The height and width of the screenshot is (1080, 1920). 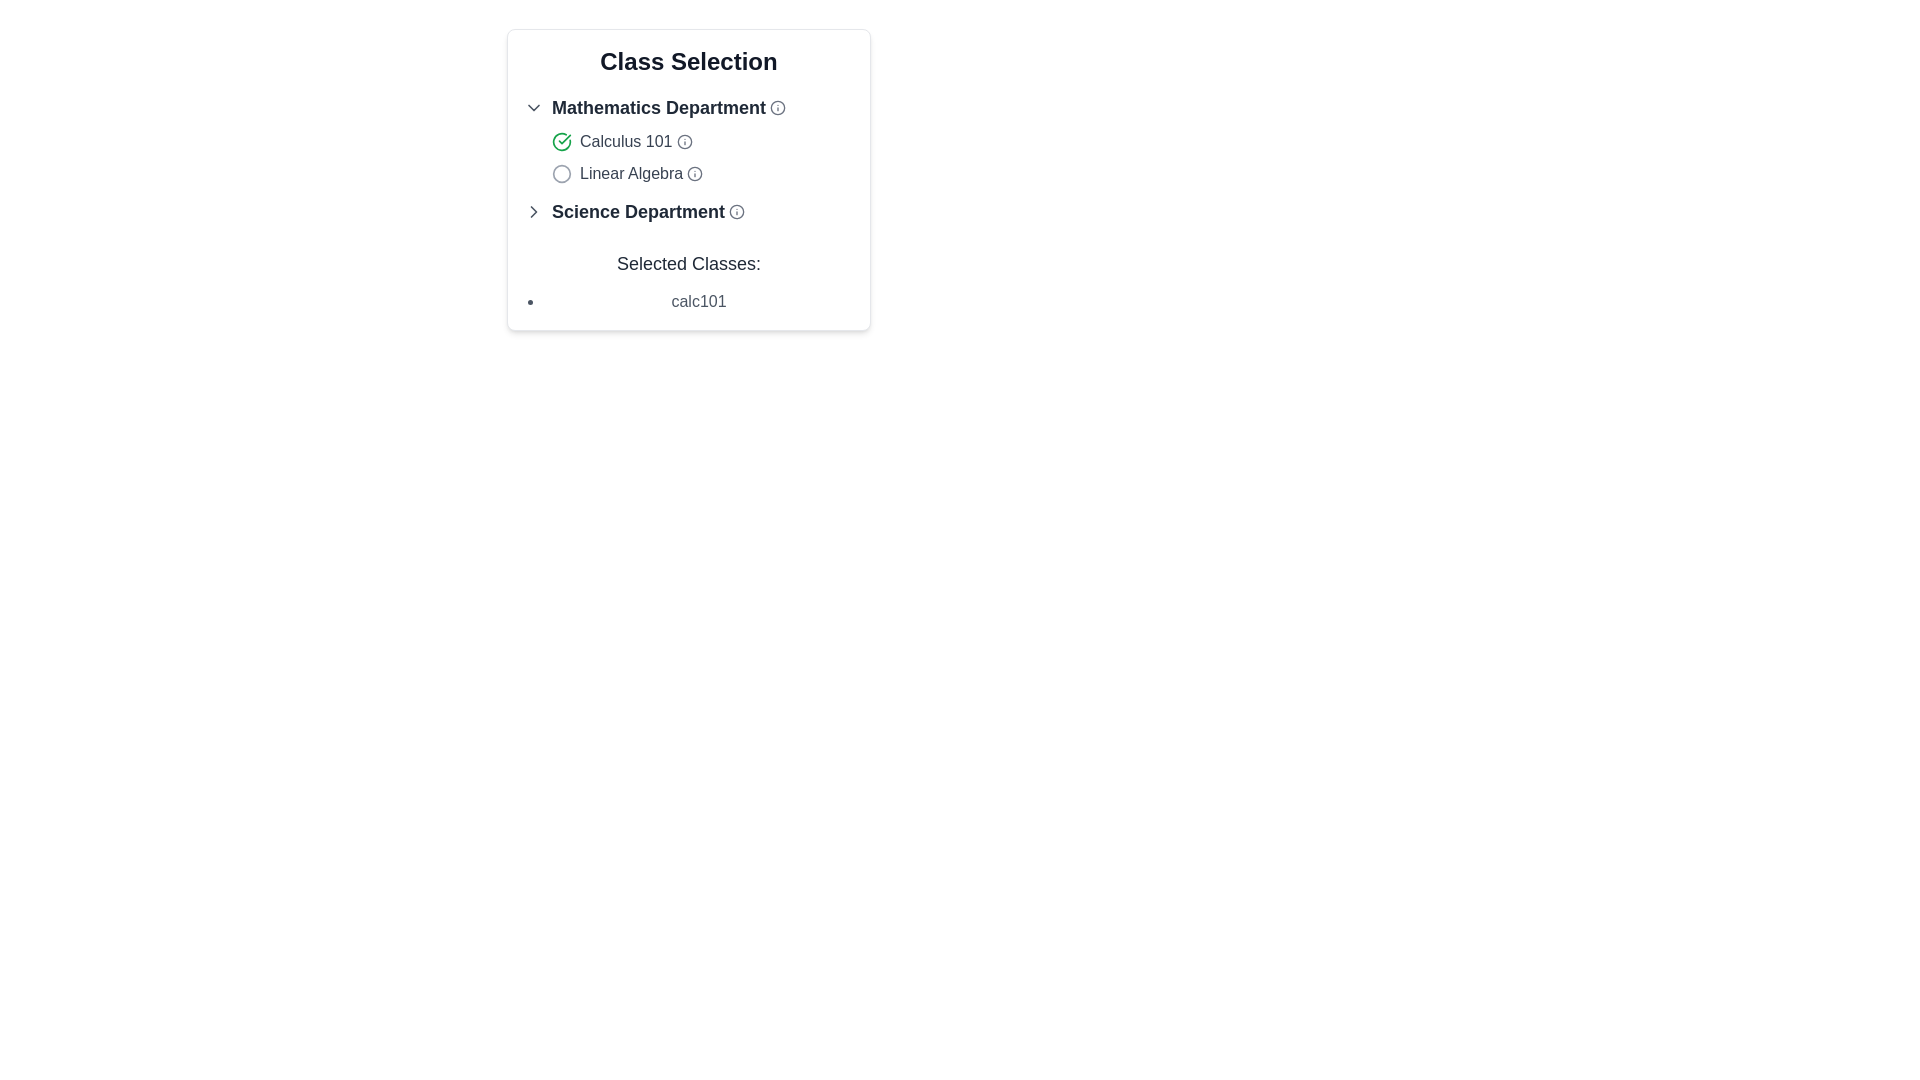 I want to click on the interactive indicator or button for the course 'Linear Algebra' located centrally under the 'Mathematics Department' heading, so click(x=689, y=180).